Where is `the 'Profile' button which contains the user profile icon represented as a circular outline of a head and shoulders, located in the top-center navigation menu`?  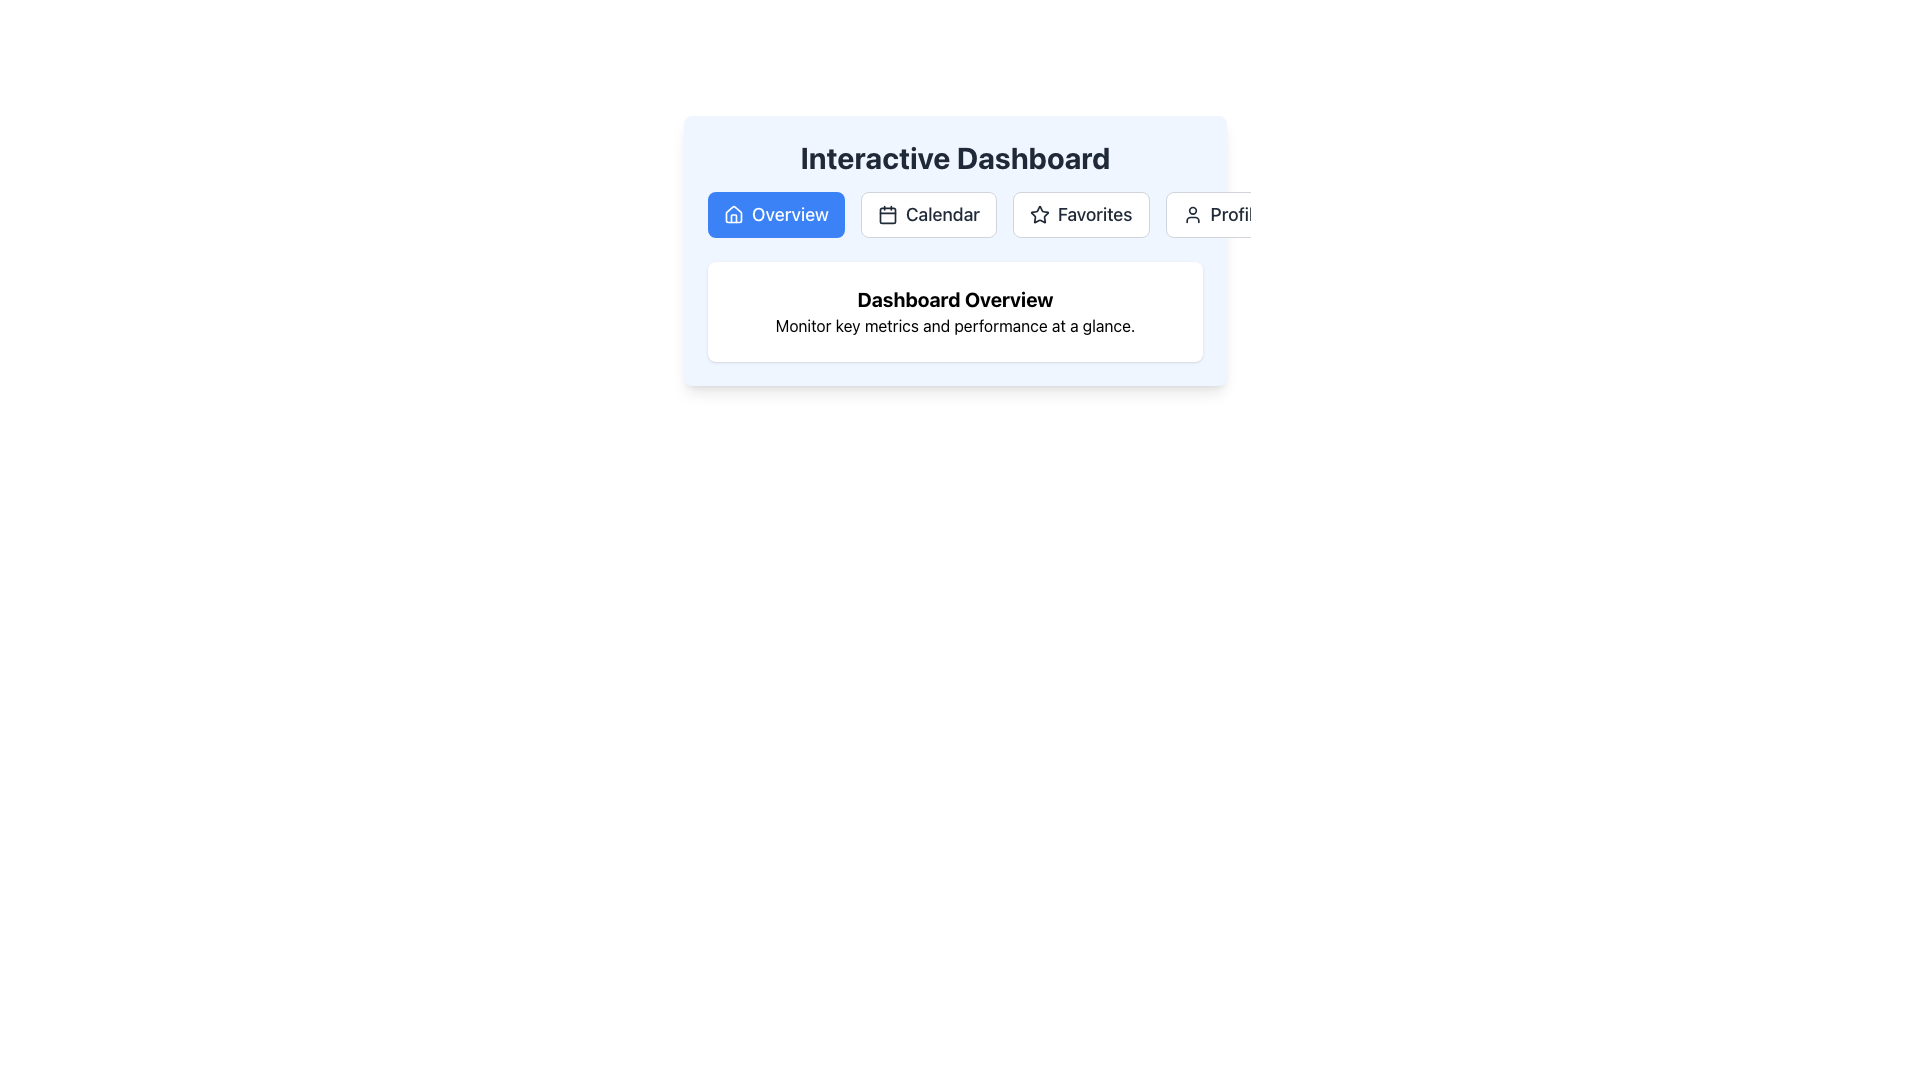 the 'Profile' button which contains the user profile icon represented as a circular outline of a head and shoulders, located in the top-center navigation menu is located at coordinates (1192, 215).